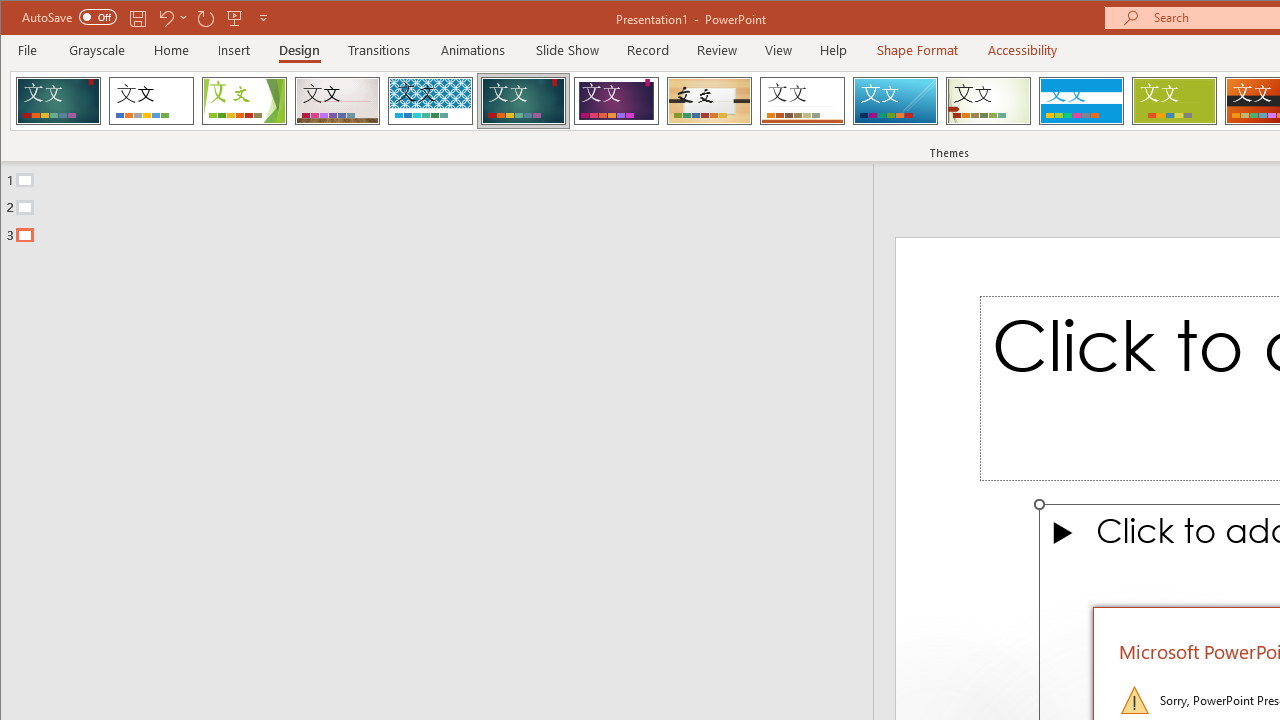 The image size is (1280, 720). What do you see at coordinates (615, 100) in the screenshot?
I see `'Ion Boardroom'` at bounding box center [615, 100].